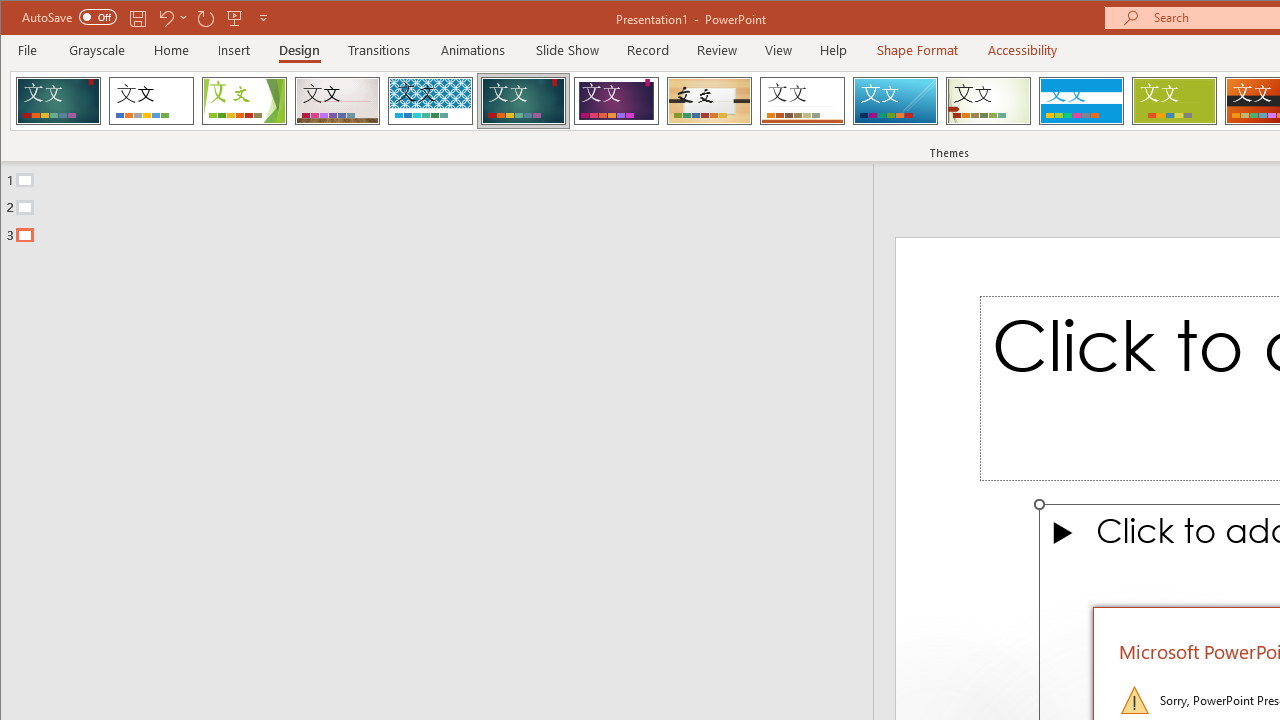 The image size is (1280, 720). What do you see at coordinates (615, 100) in the screenshot?
I see `'Ion Boardroom'` at bounding box center [615, 100].